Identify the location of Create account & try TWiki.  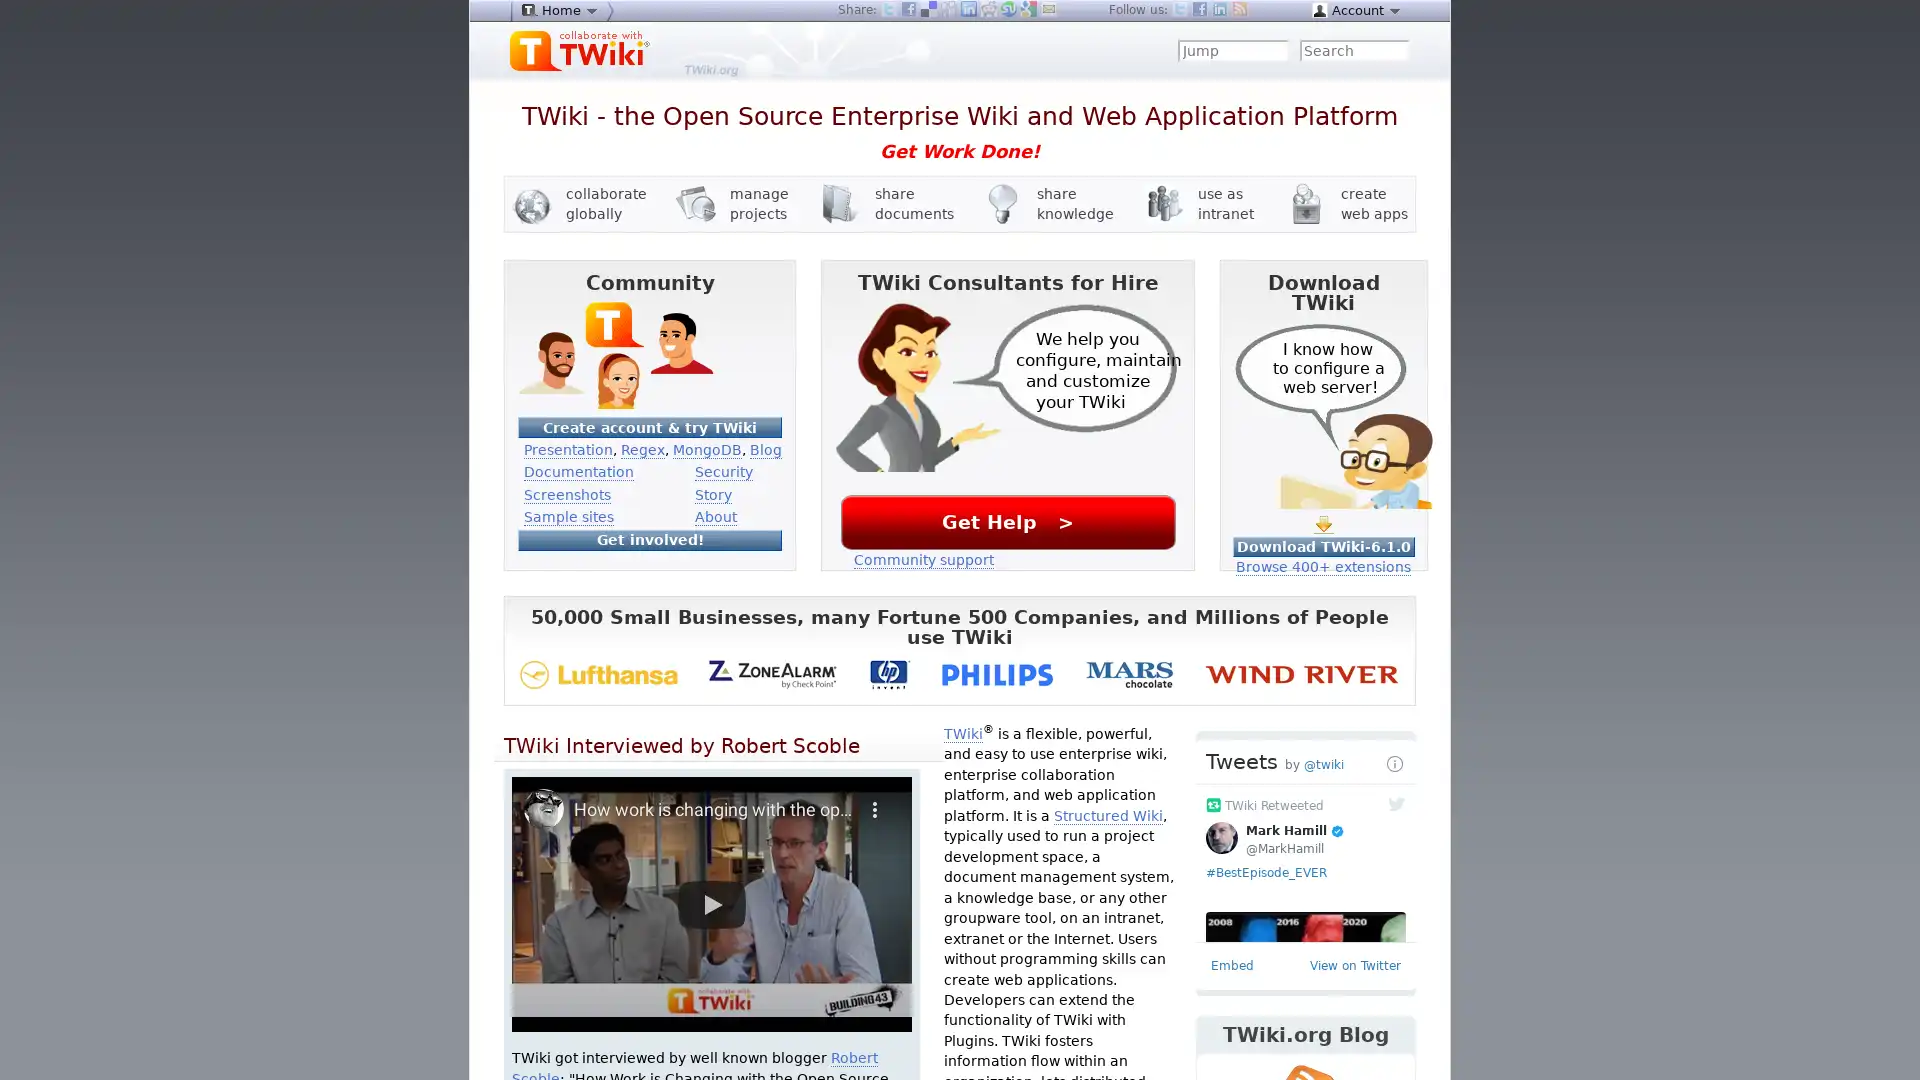
(649, 426).